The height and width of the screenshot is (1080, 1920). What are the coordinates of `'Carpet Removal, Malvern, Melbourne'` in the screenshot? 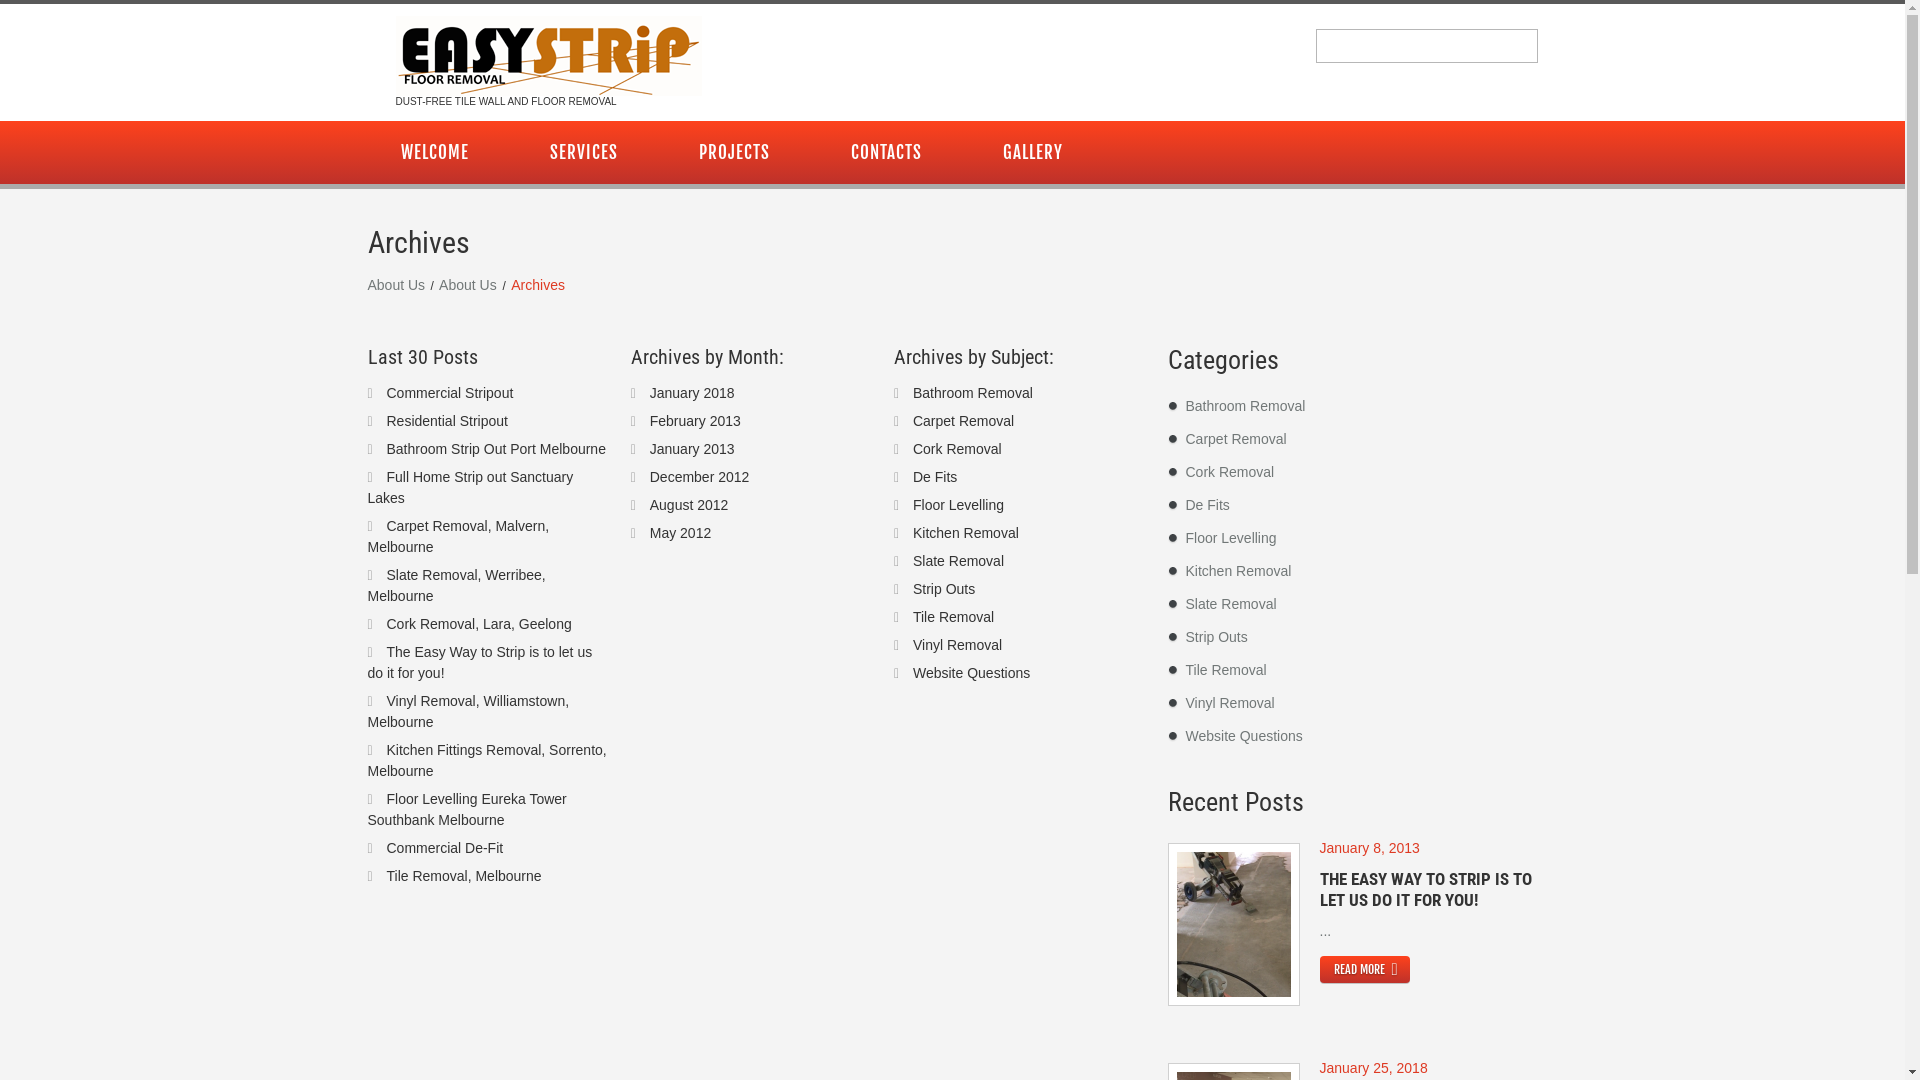 It's located at (458, 535).